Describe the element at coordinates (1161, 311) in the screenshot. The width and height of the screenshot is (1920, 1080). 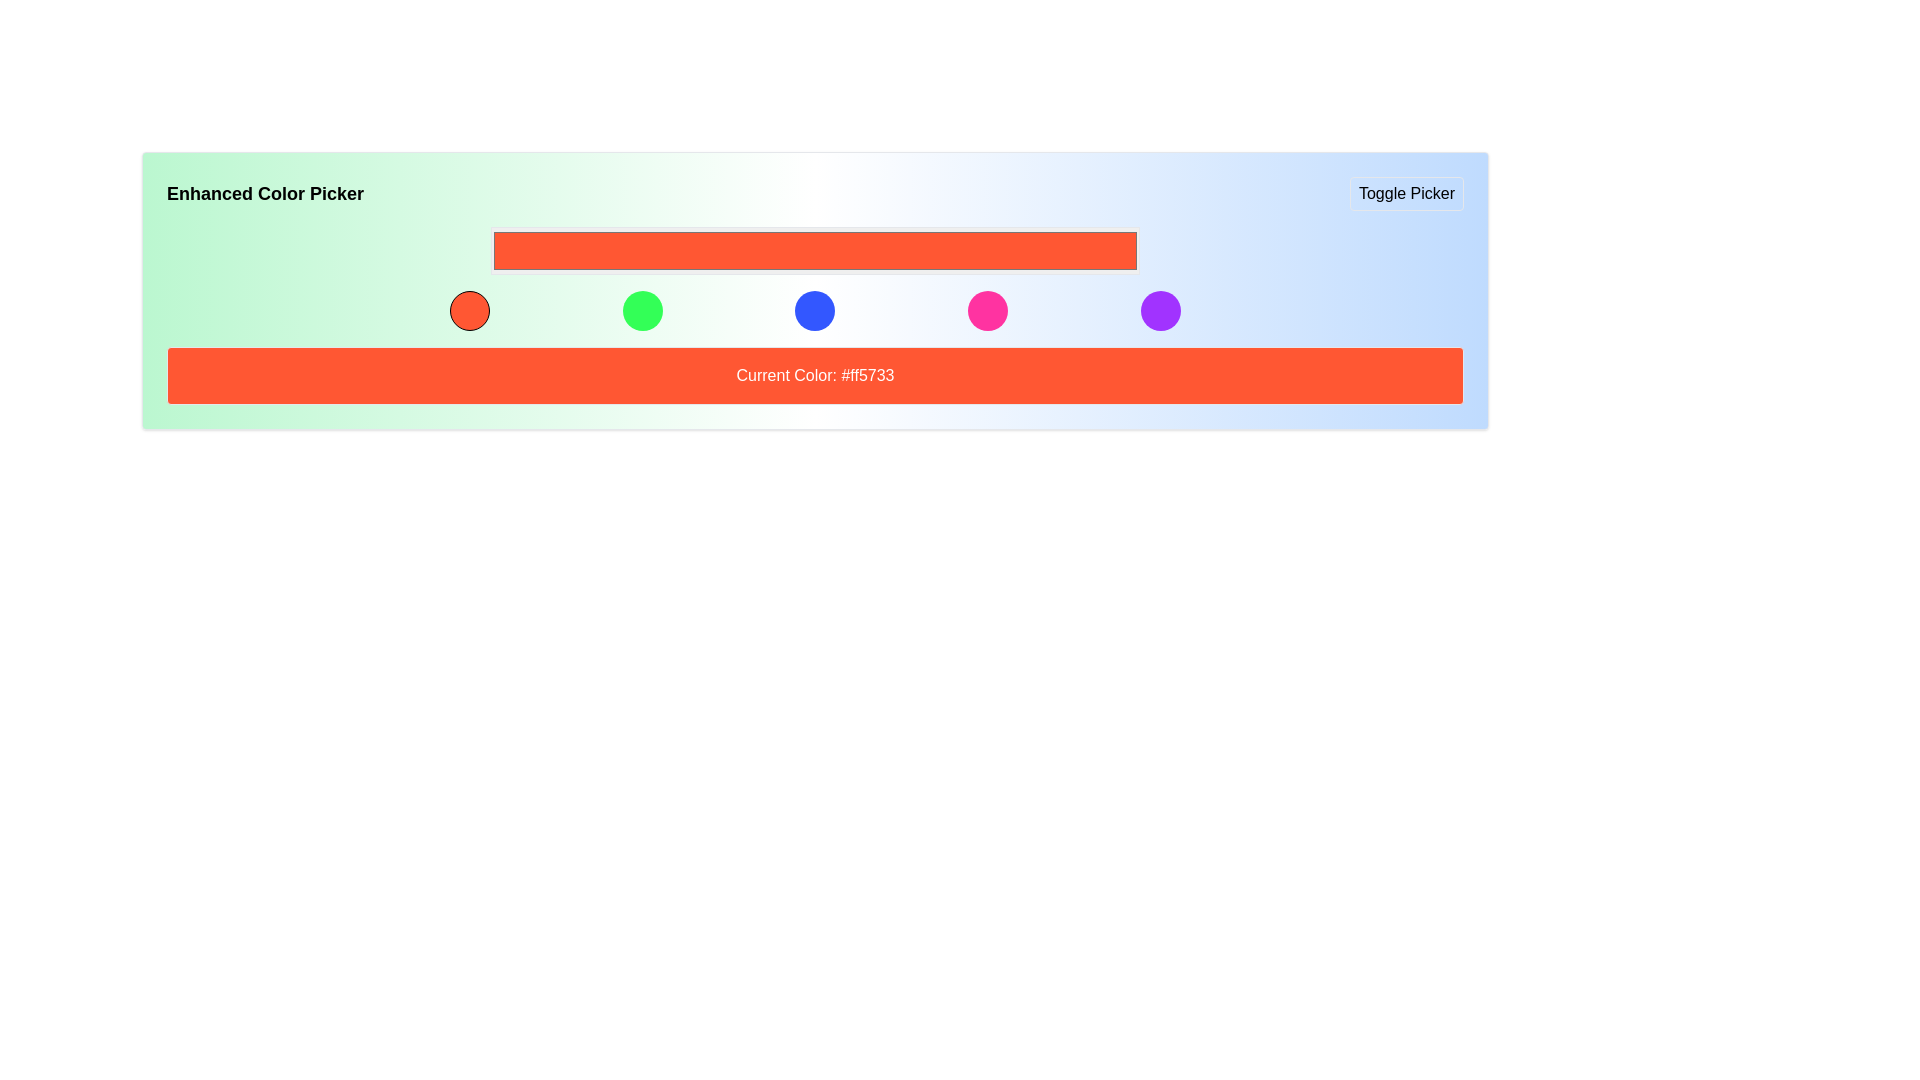
I see `the fifth circular color selection button with a purple fill` at that location.